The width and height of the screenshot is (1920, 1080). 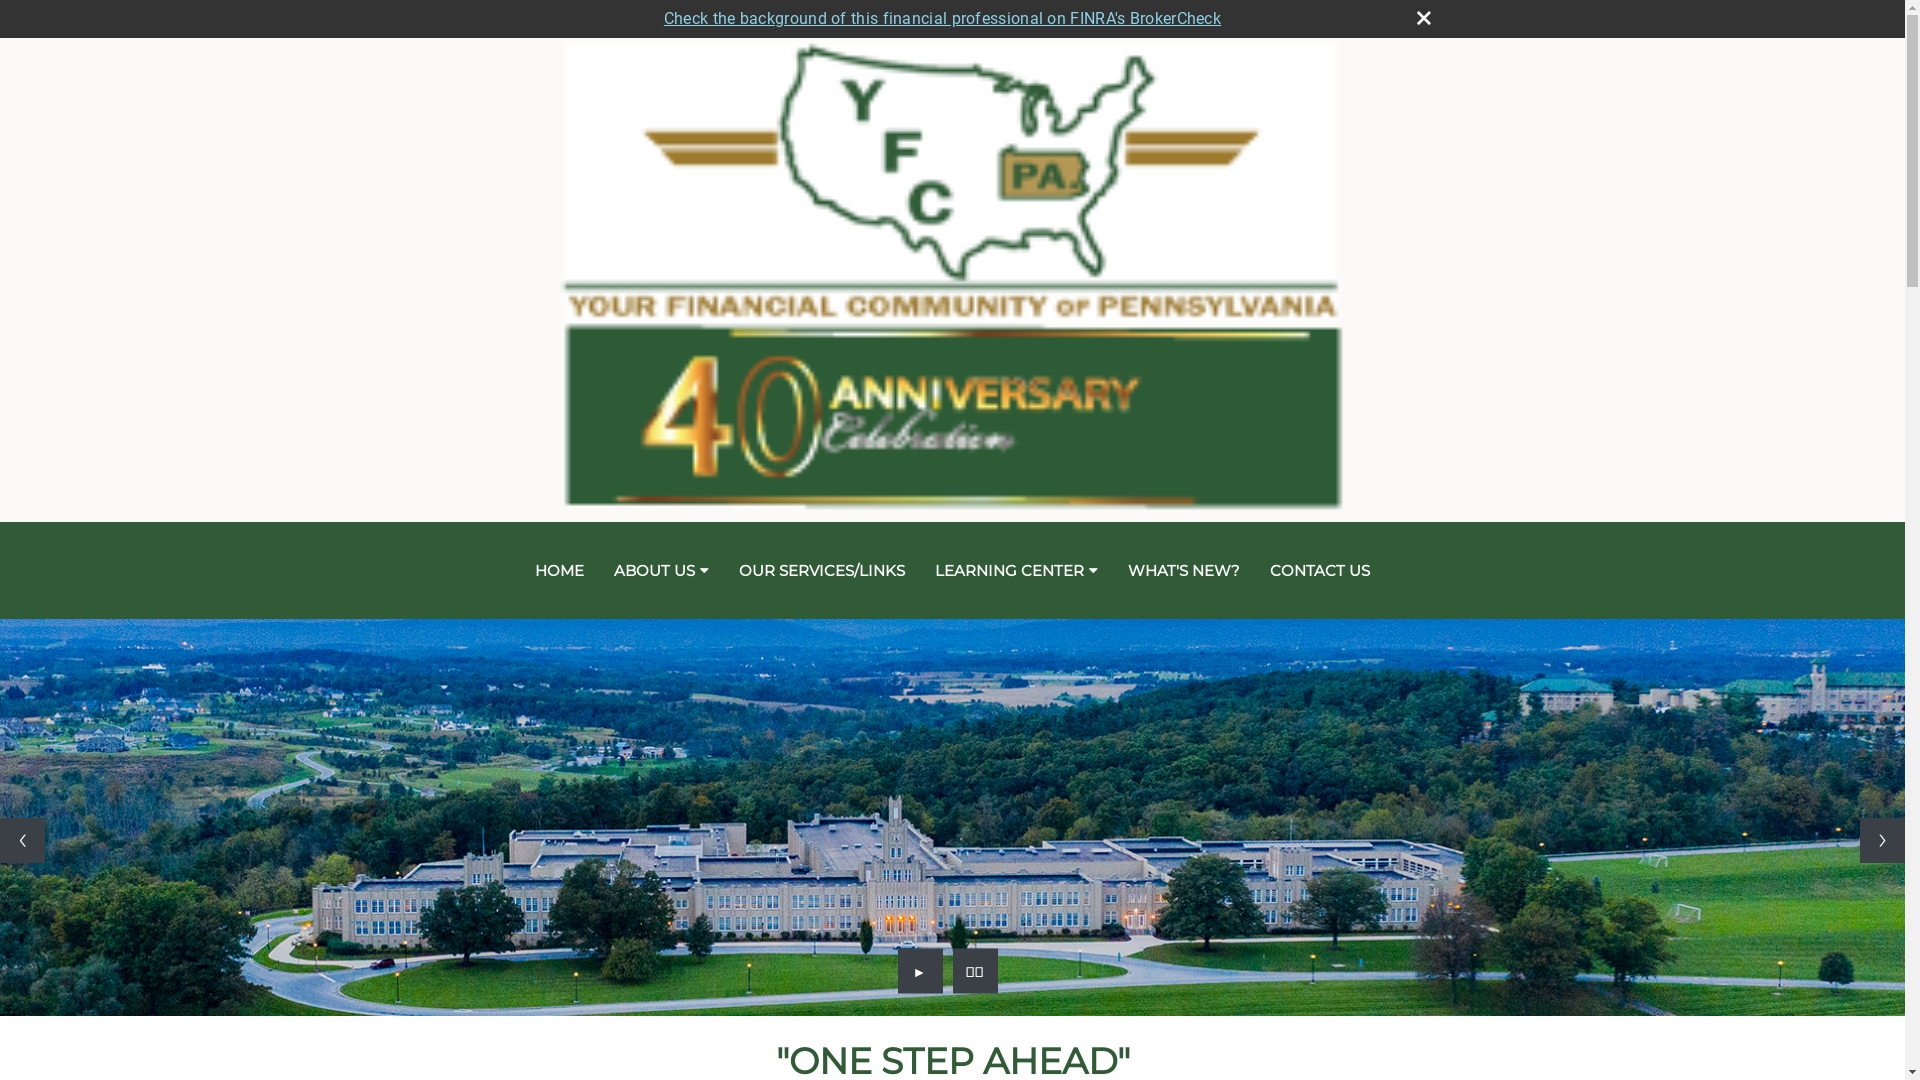 I want to click on 'ABOUT US', so click(x=661, y=570).